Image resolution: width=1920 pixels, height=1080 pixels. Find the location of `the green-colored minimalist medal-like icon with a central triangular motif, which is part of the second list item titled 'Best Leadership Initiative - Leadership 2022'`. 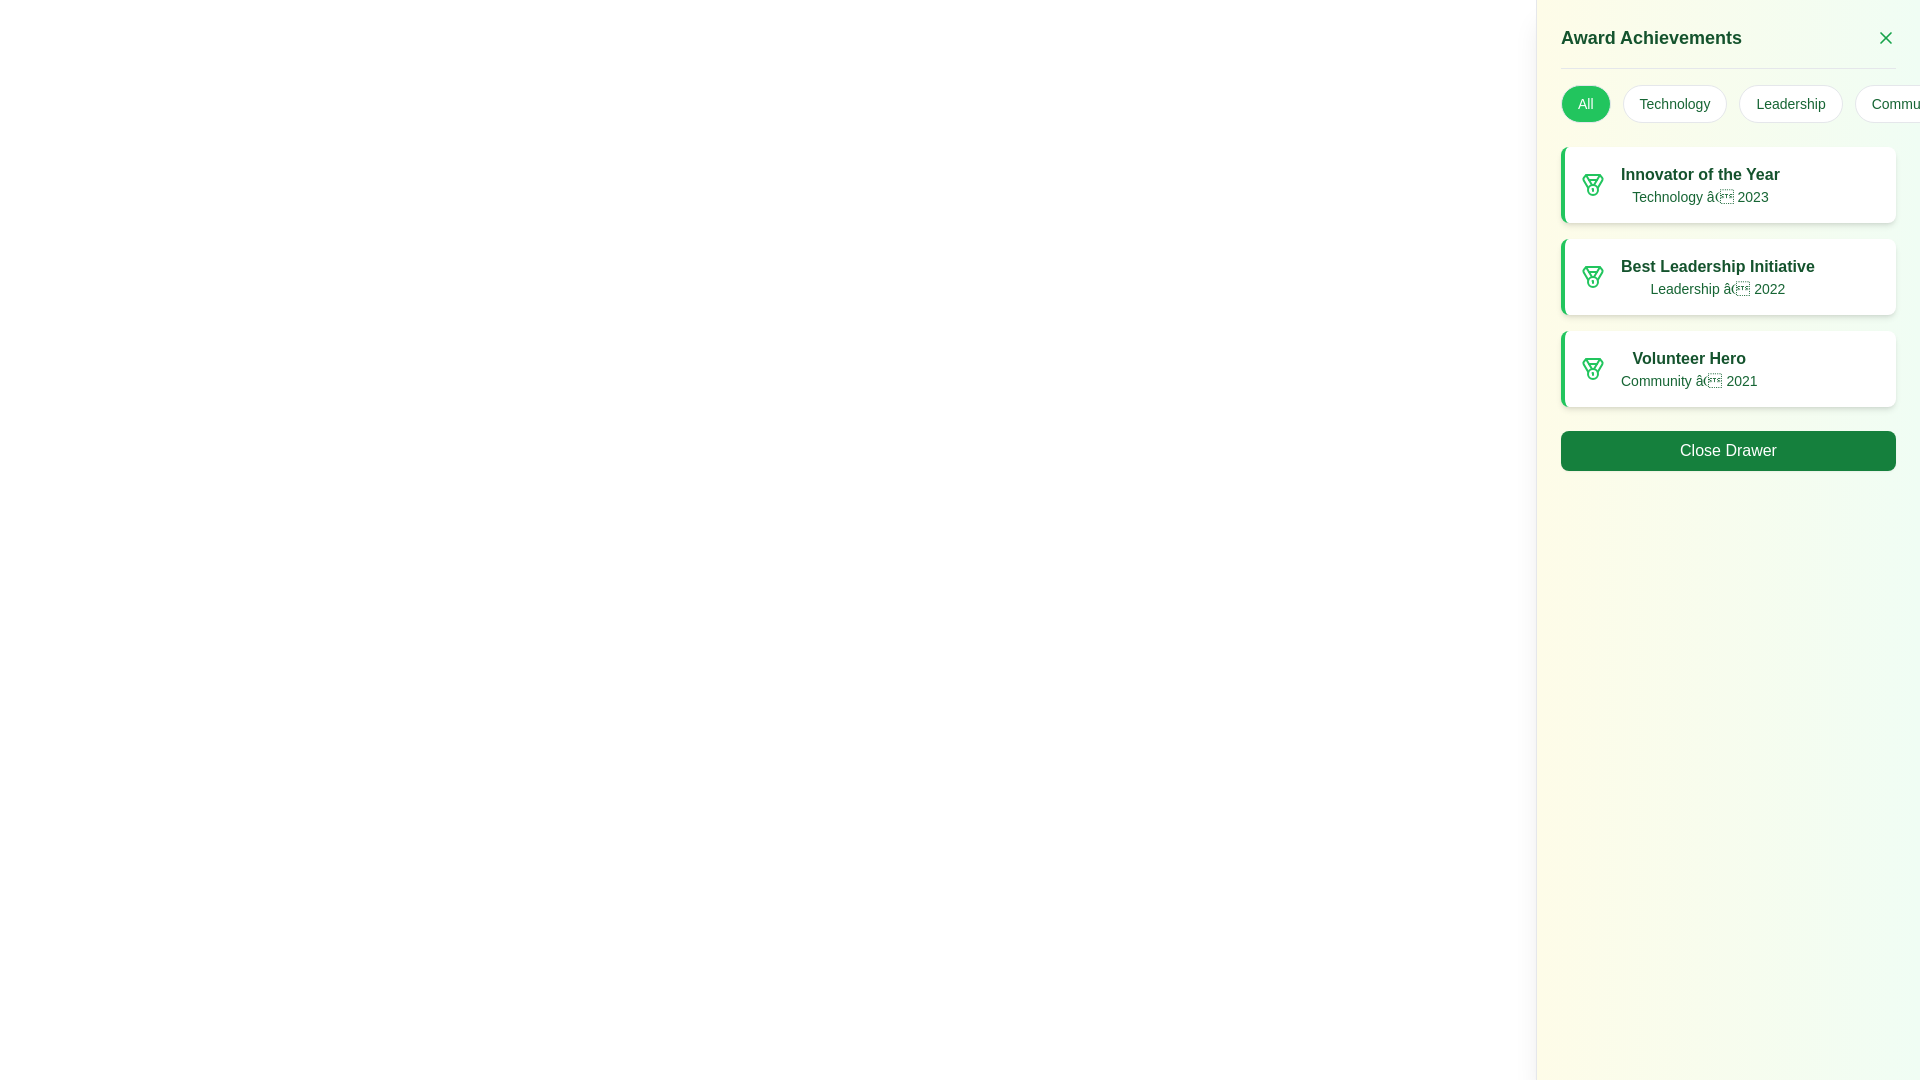

the green-colored minimalist medal-like icon with a central triangular motif, which is part of the second list item titled 'Best Leadership Initiative - Leadership 2022' is located at coordinates (1592, 273).